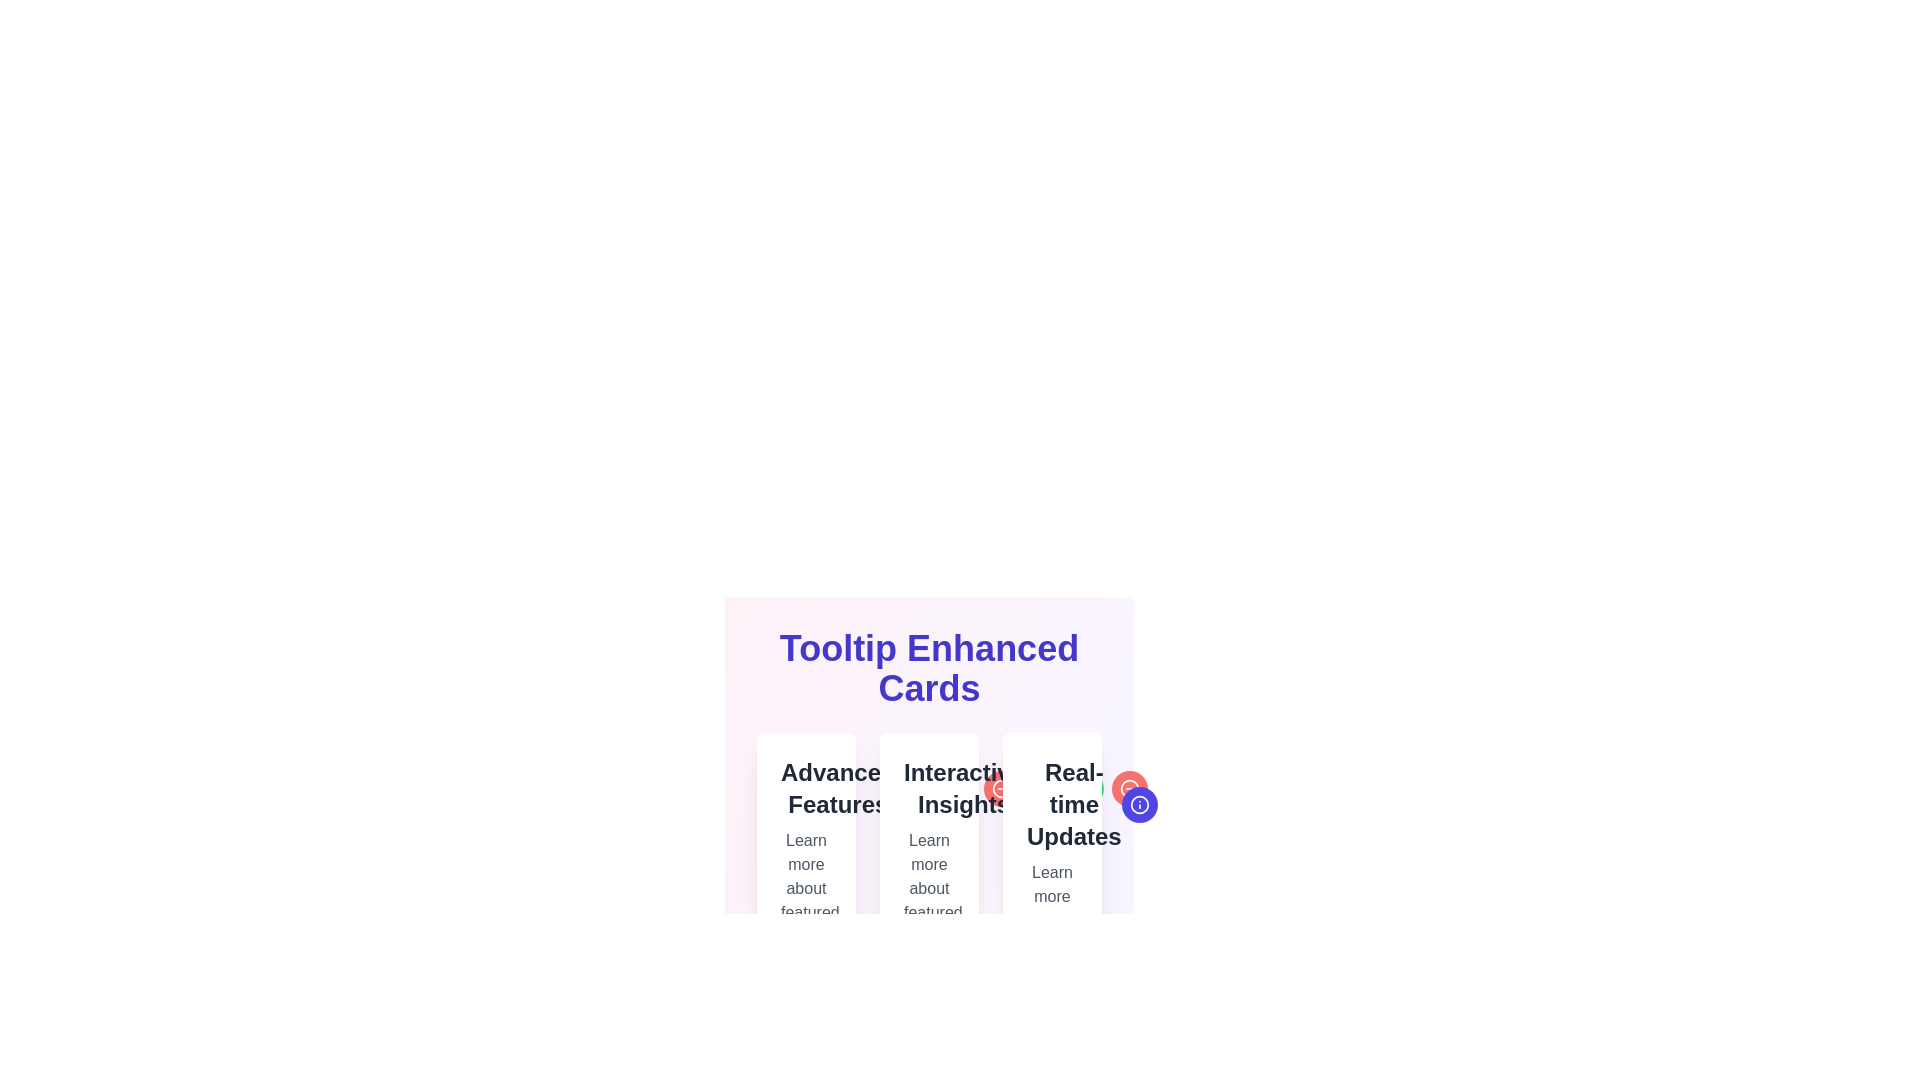  Describe the element at coordinates (1085, 788) in the screenshot. I see `the removal button located` at that location.